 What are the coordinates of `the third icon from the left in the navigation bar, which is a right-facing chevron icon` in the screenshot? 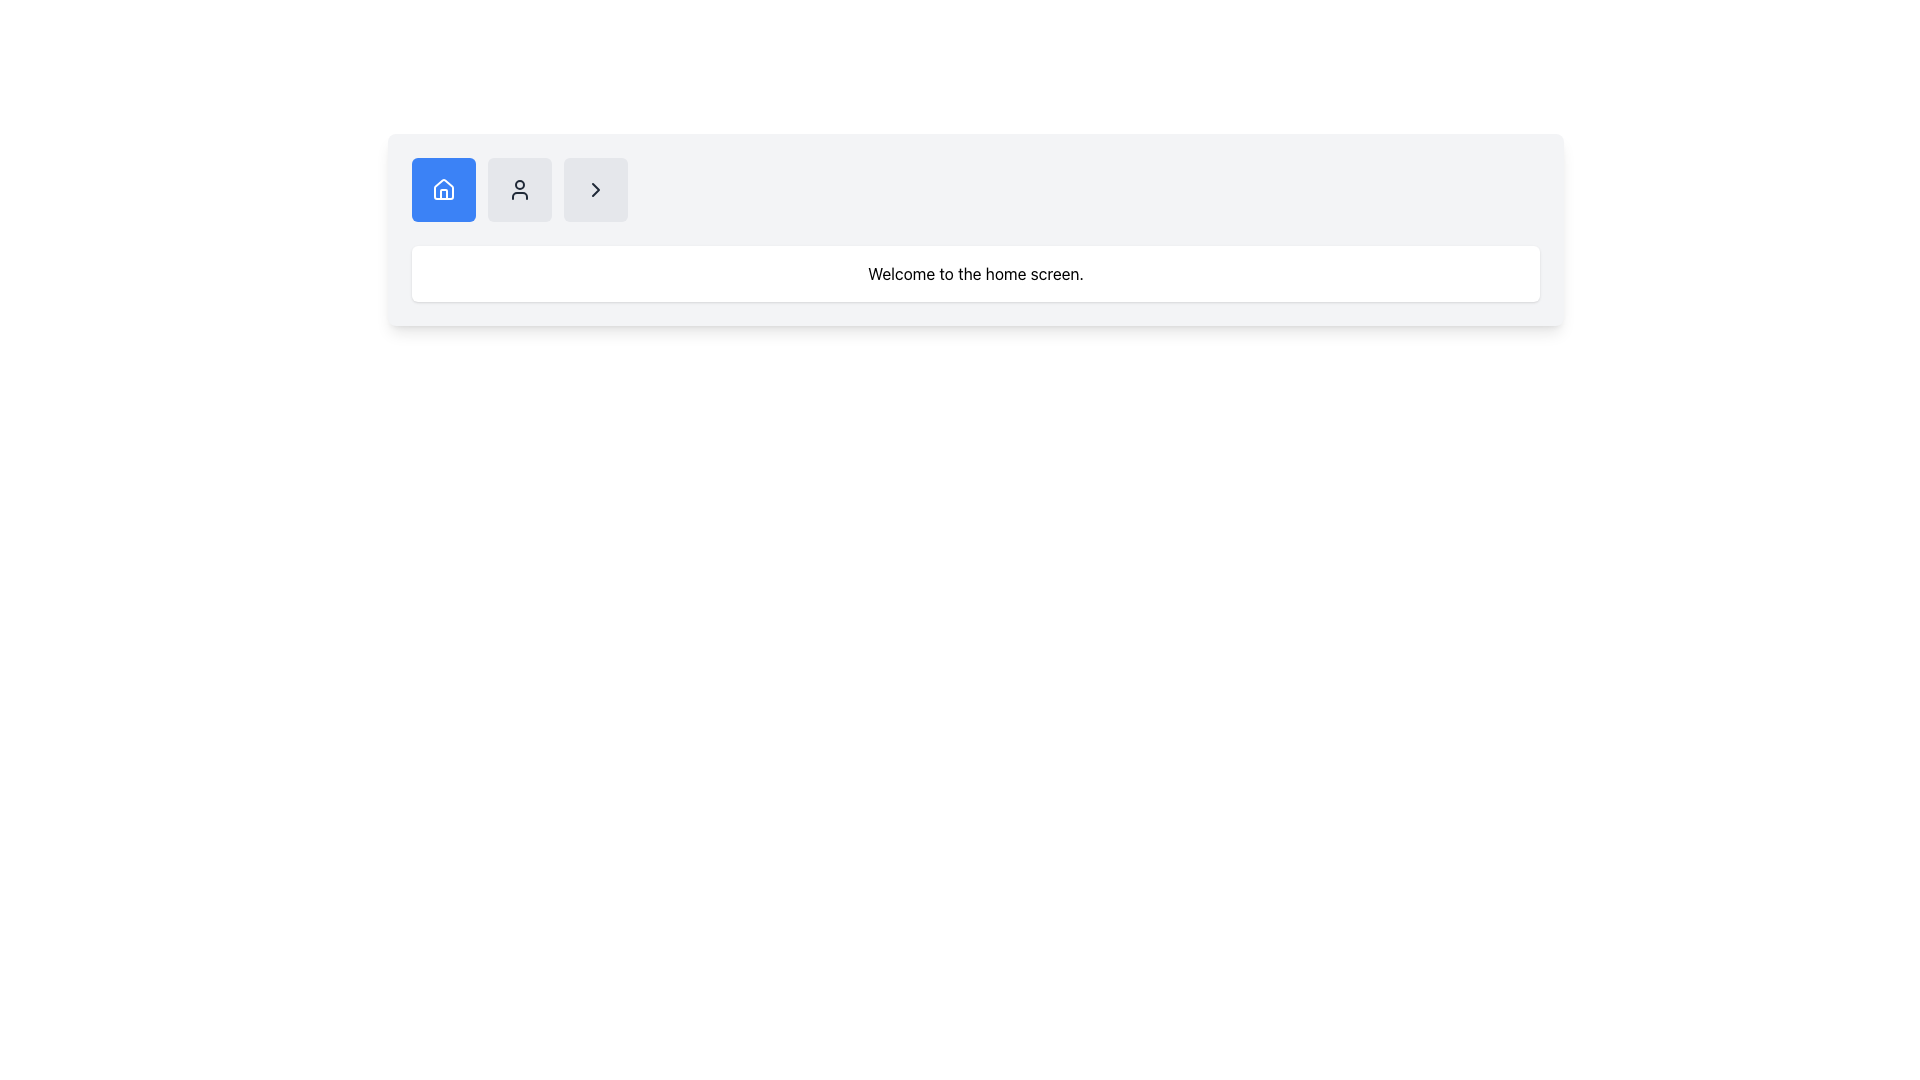 It's located at (594, 189).